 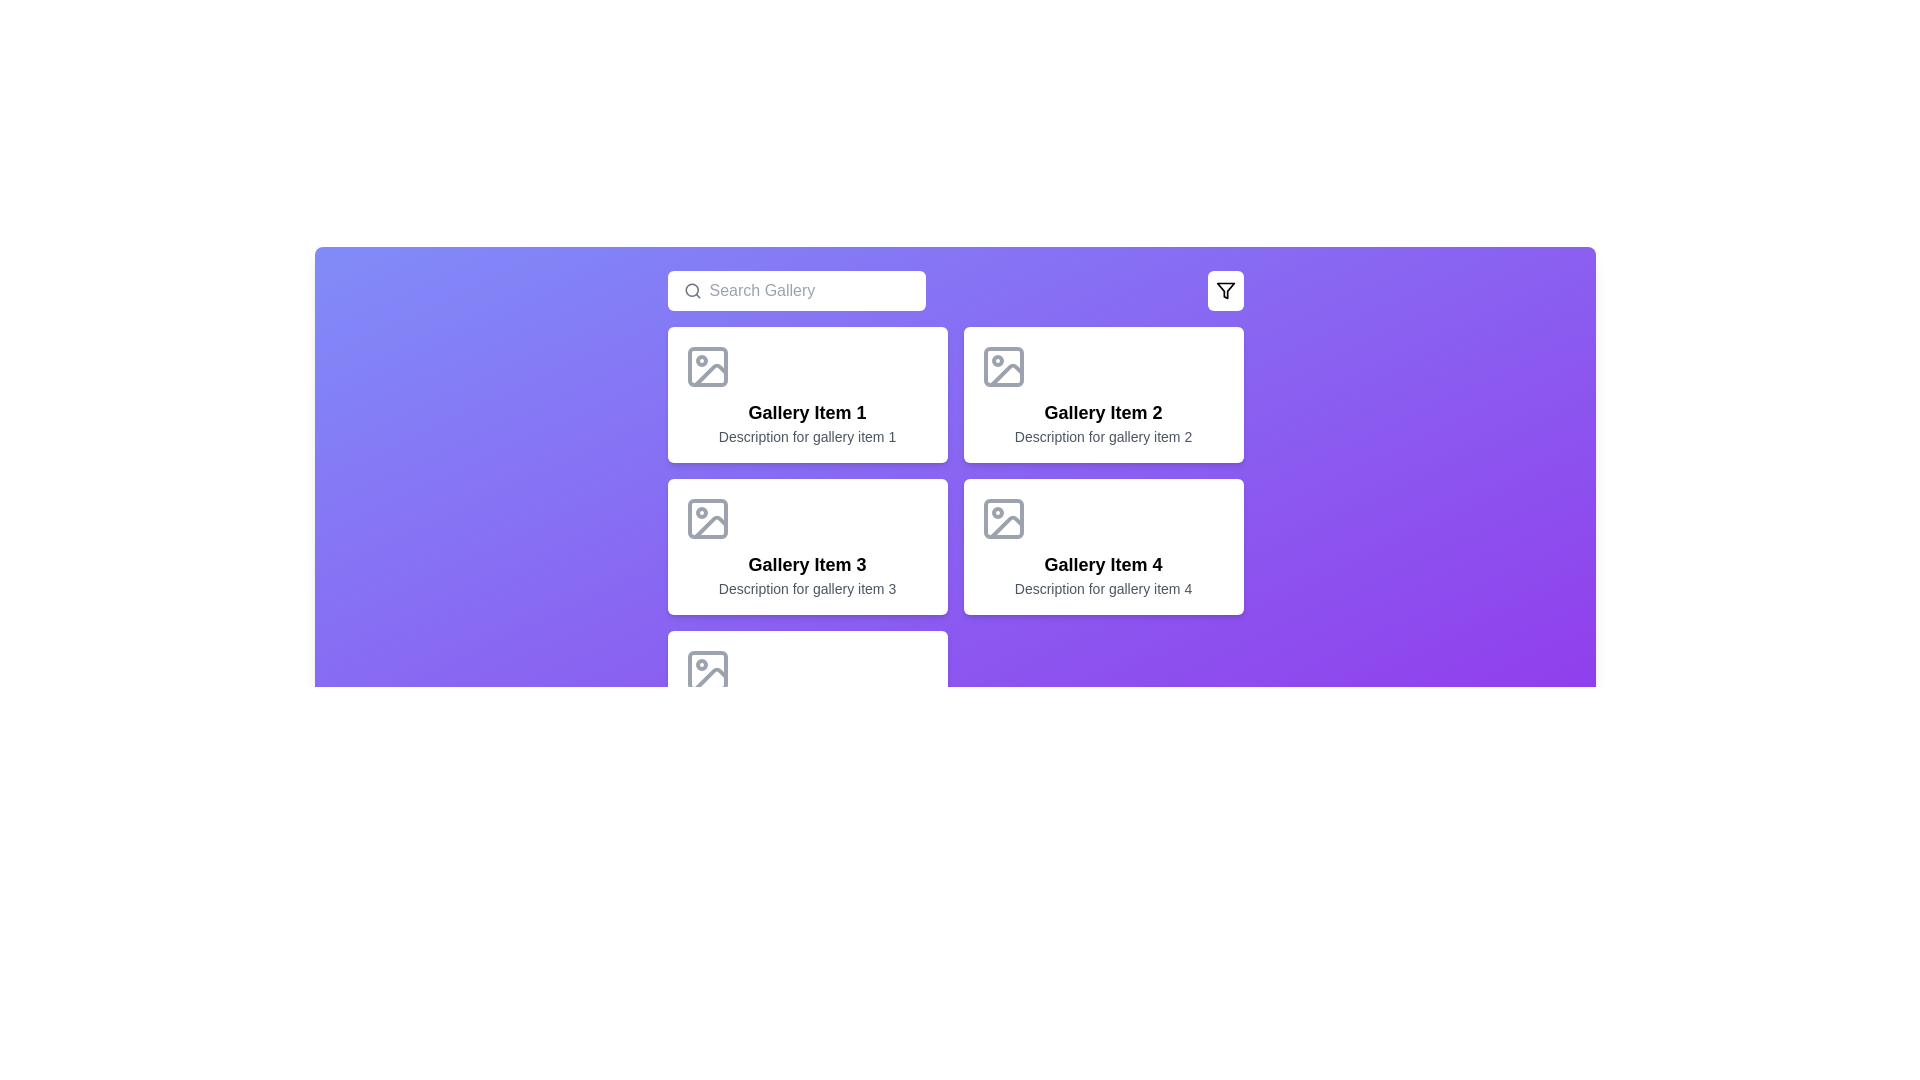 I want to click on the decorative graphical element, which is a small rectangle with rounded corners located in the upper-left corner of the image icon of 'Gallery Item 2', so click(x=1003, y=366).